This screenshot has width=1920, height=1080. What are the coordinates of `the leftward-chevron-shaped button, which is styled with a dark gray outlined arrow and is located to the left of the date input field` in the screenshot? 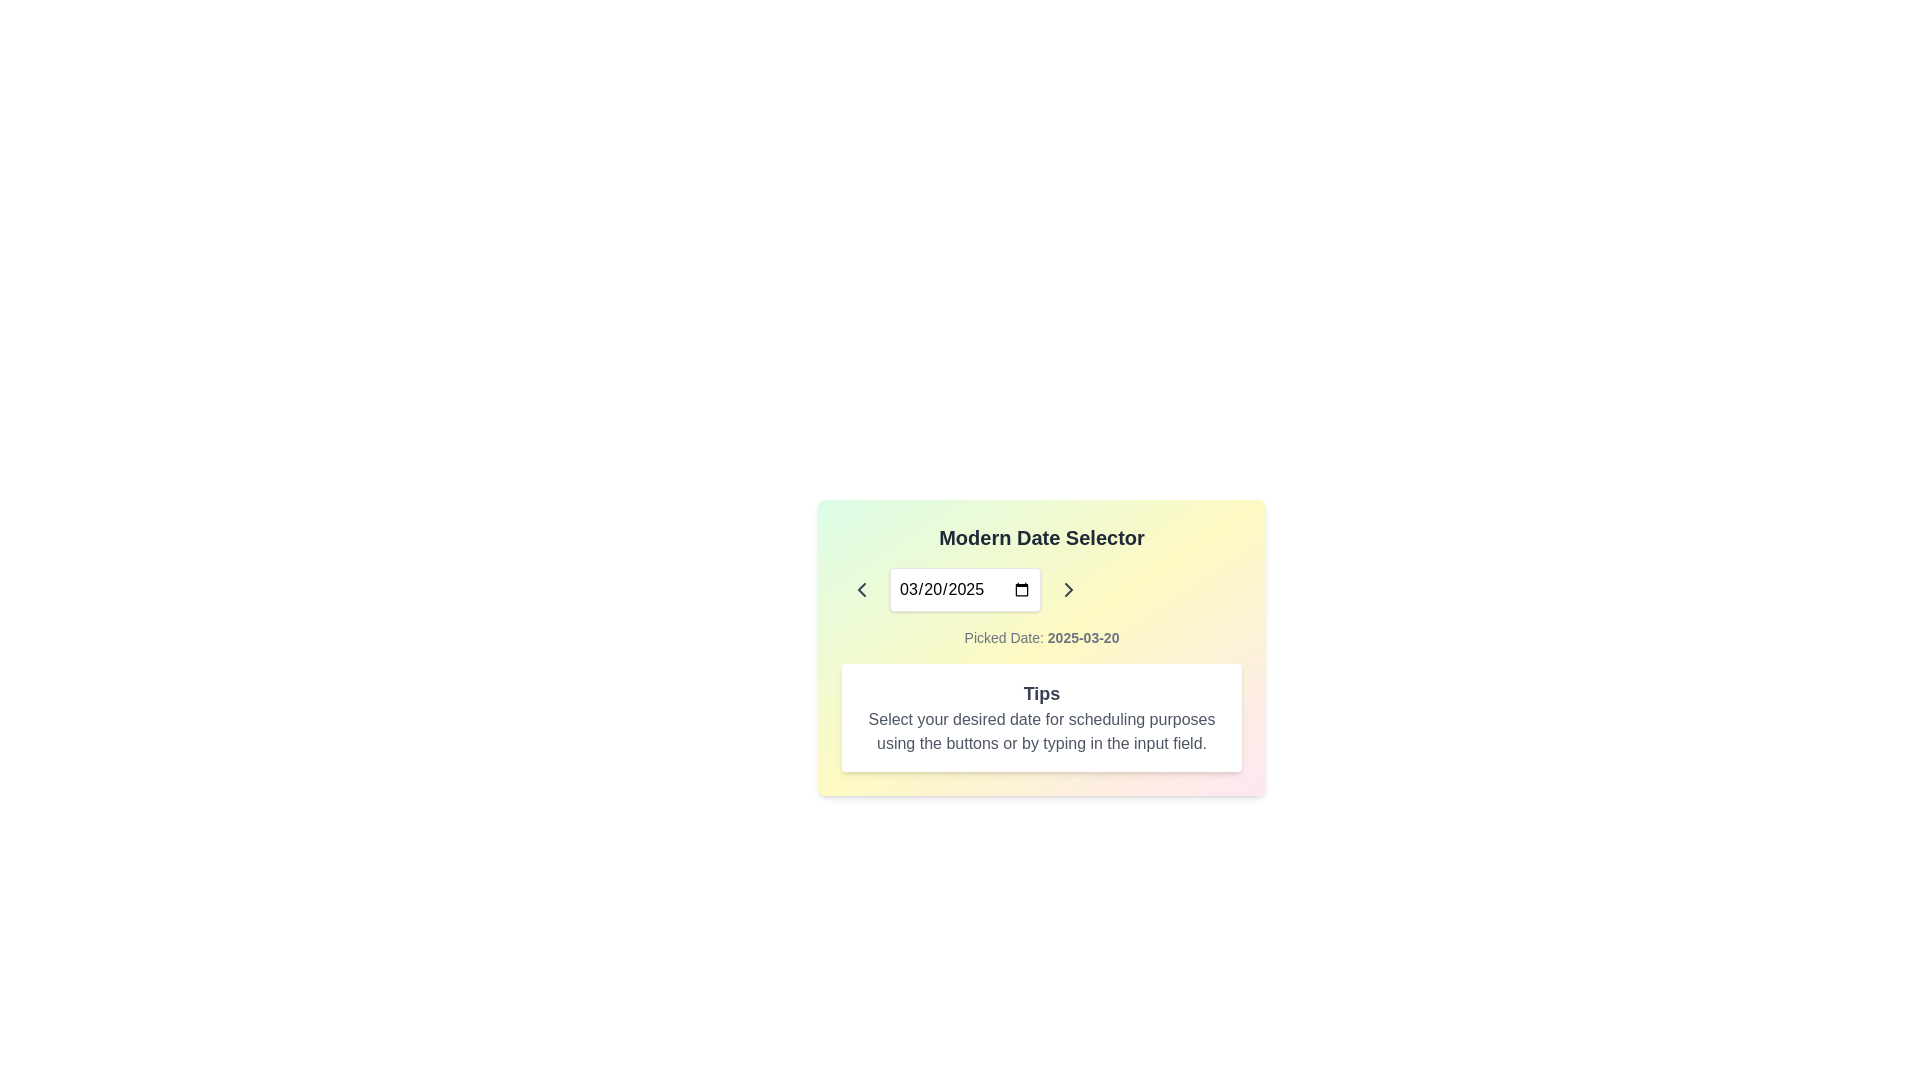 It's located at (862, 589).